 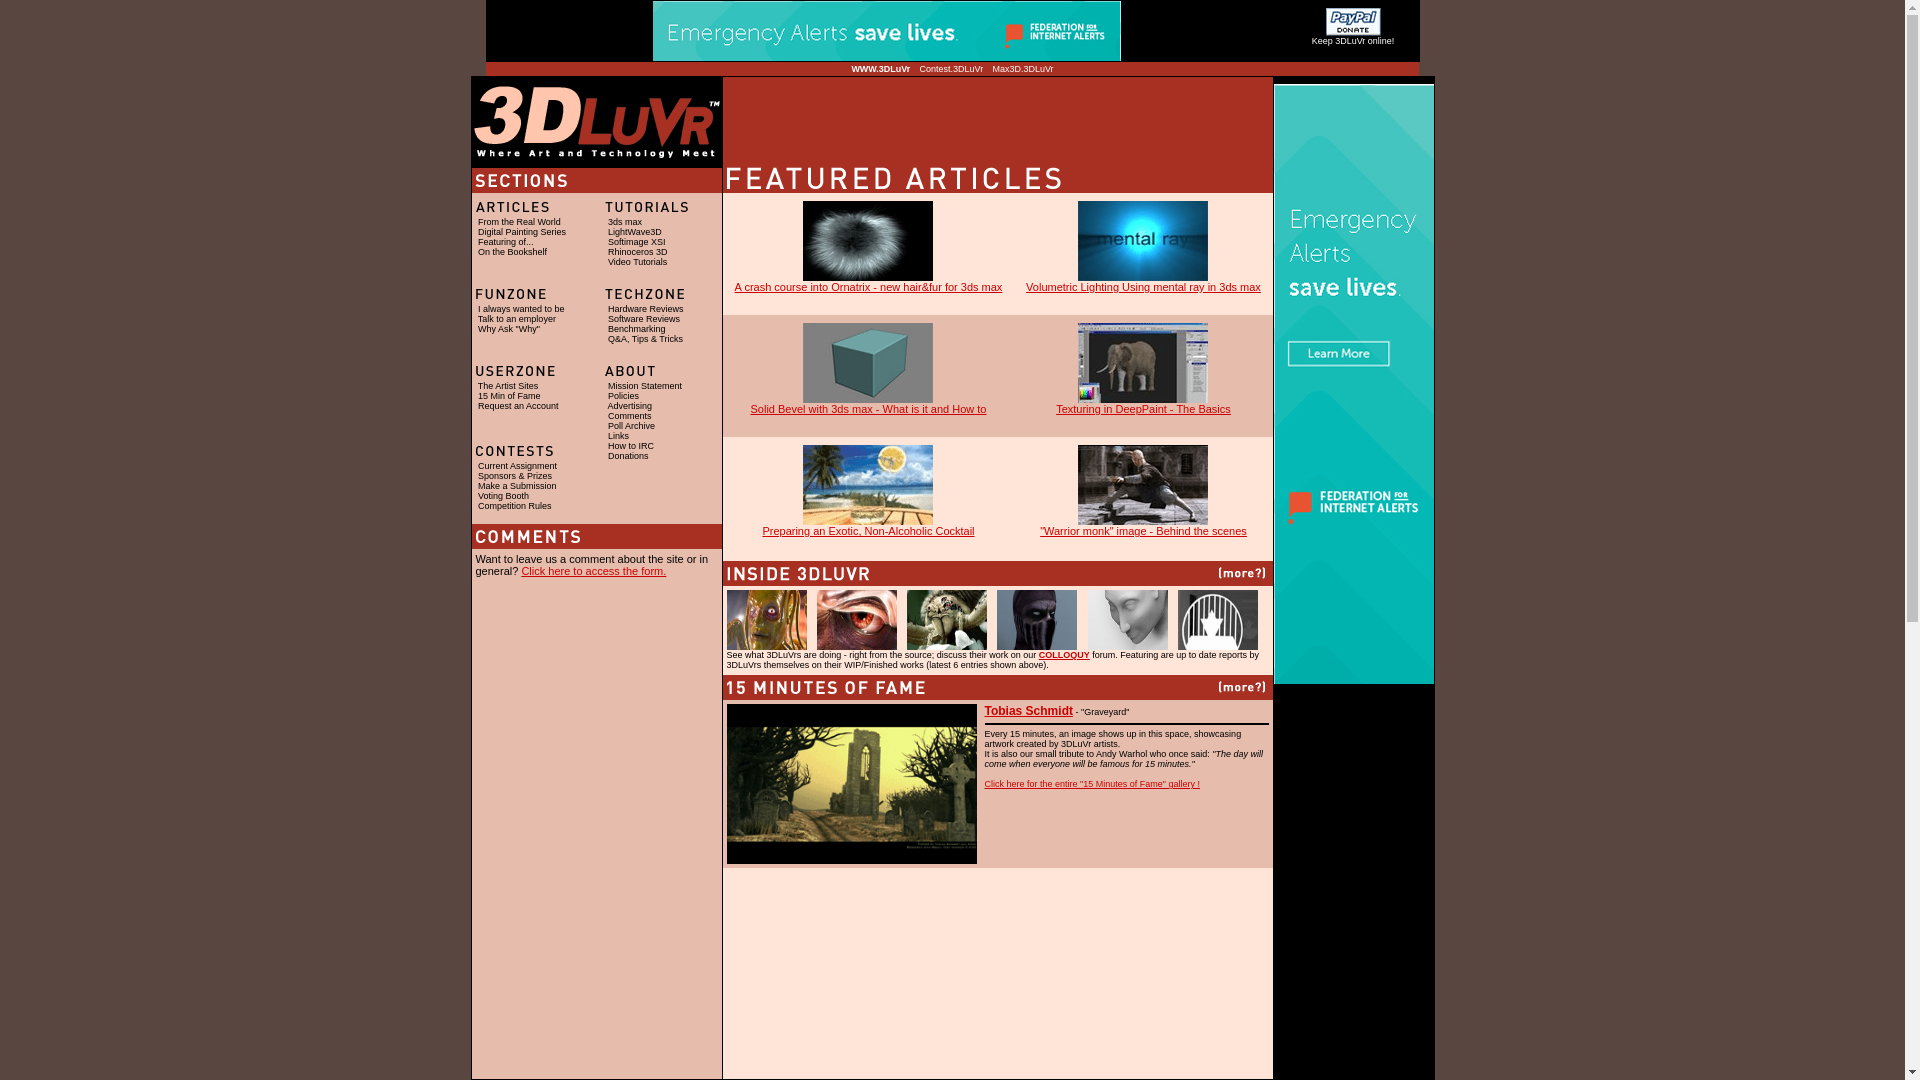 What do you see at coordinates (1027, 711) in the screenshot?
I see `'Tobias Schmidt'` at bounding box center [1027, 711].